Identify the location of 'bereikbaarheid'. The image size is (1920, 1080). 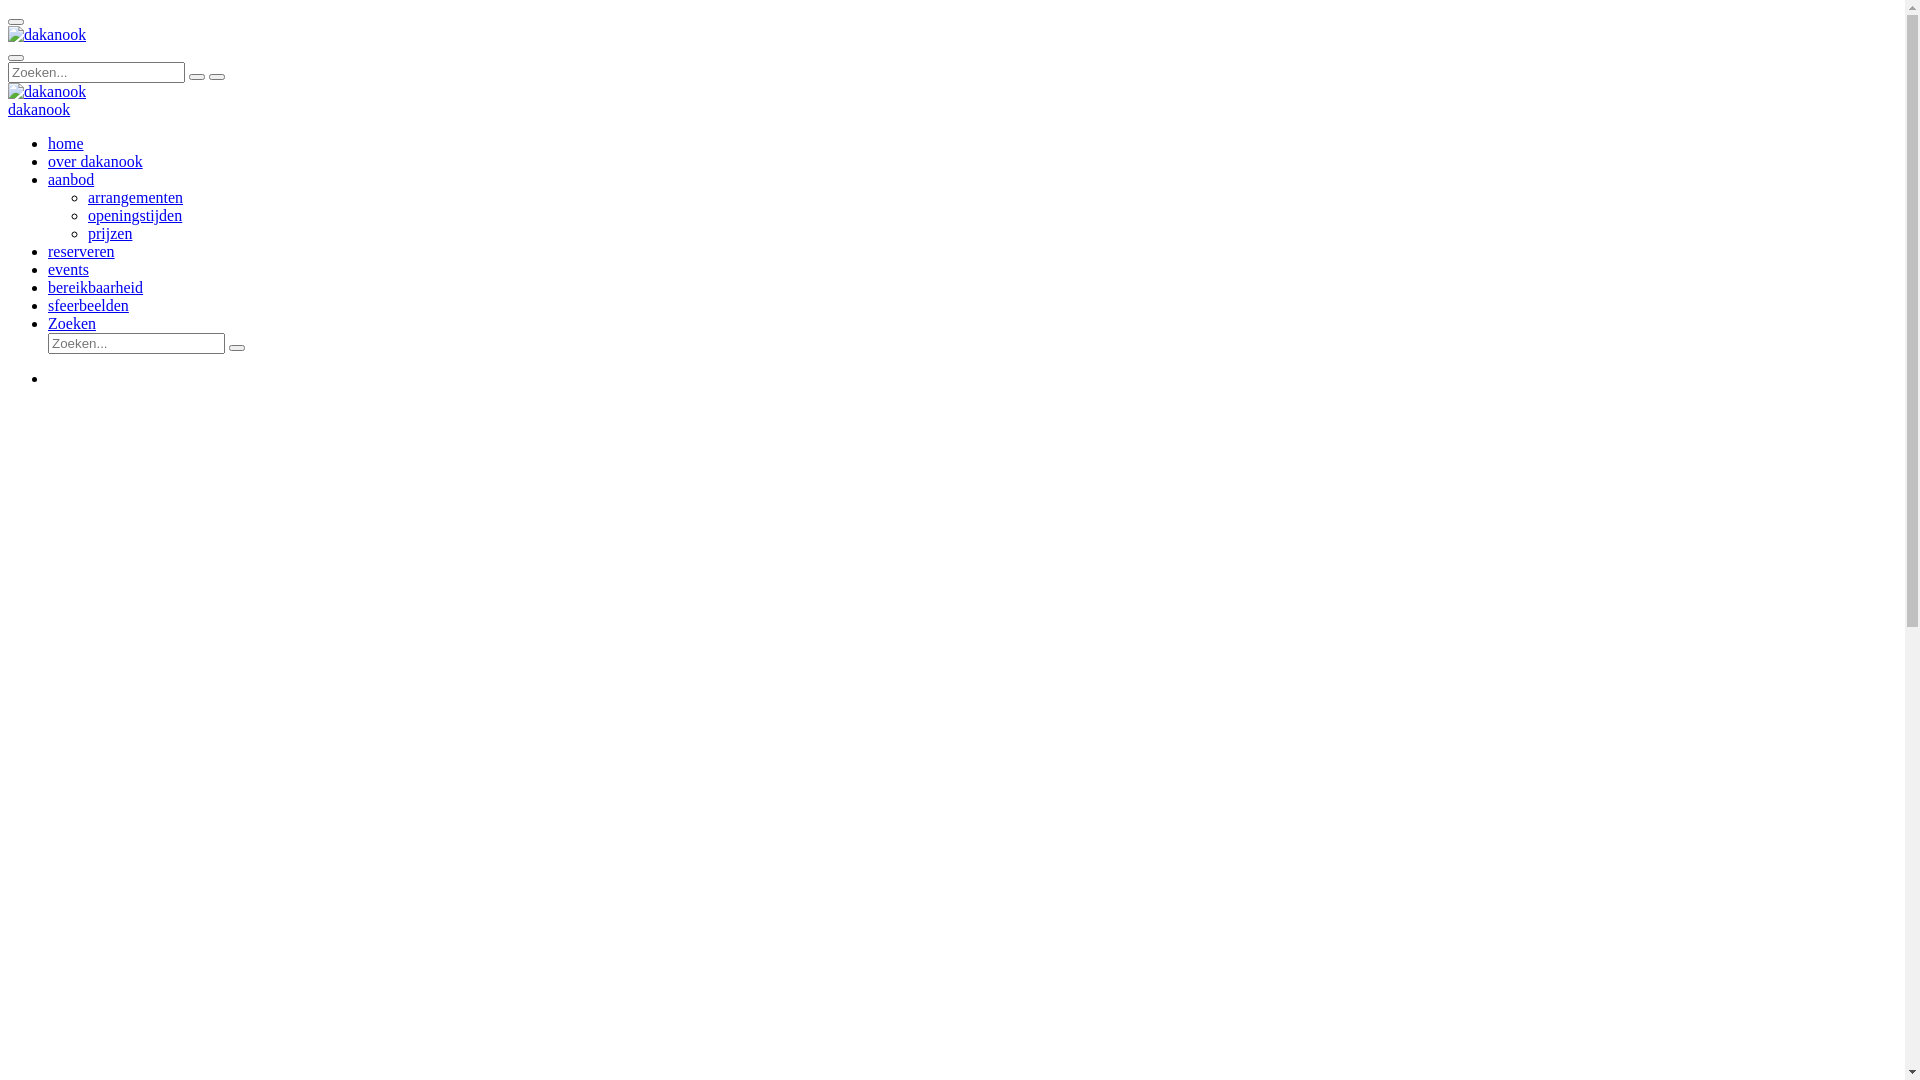
(94, 287).